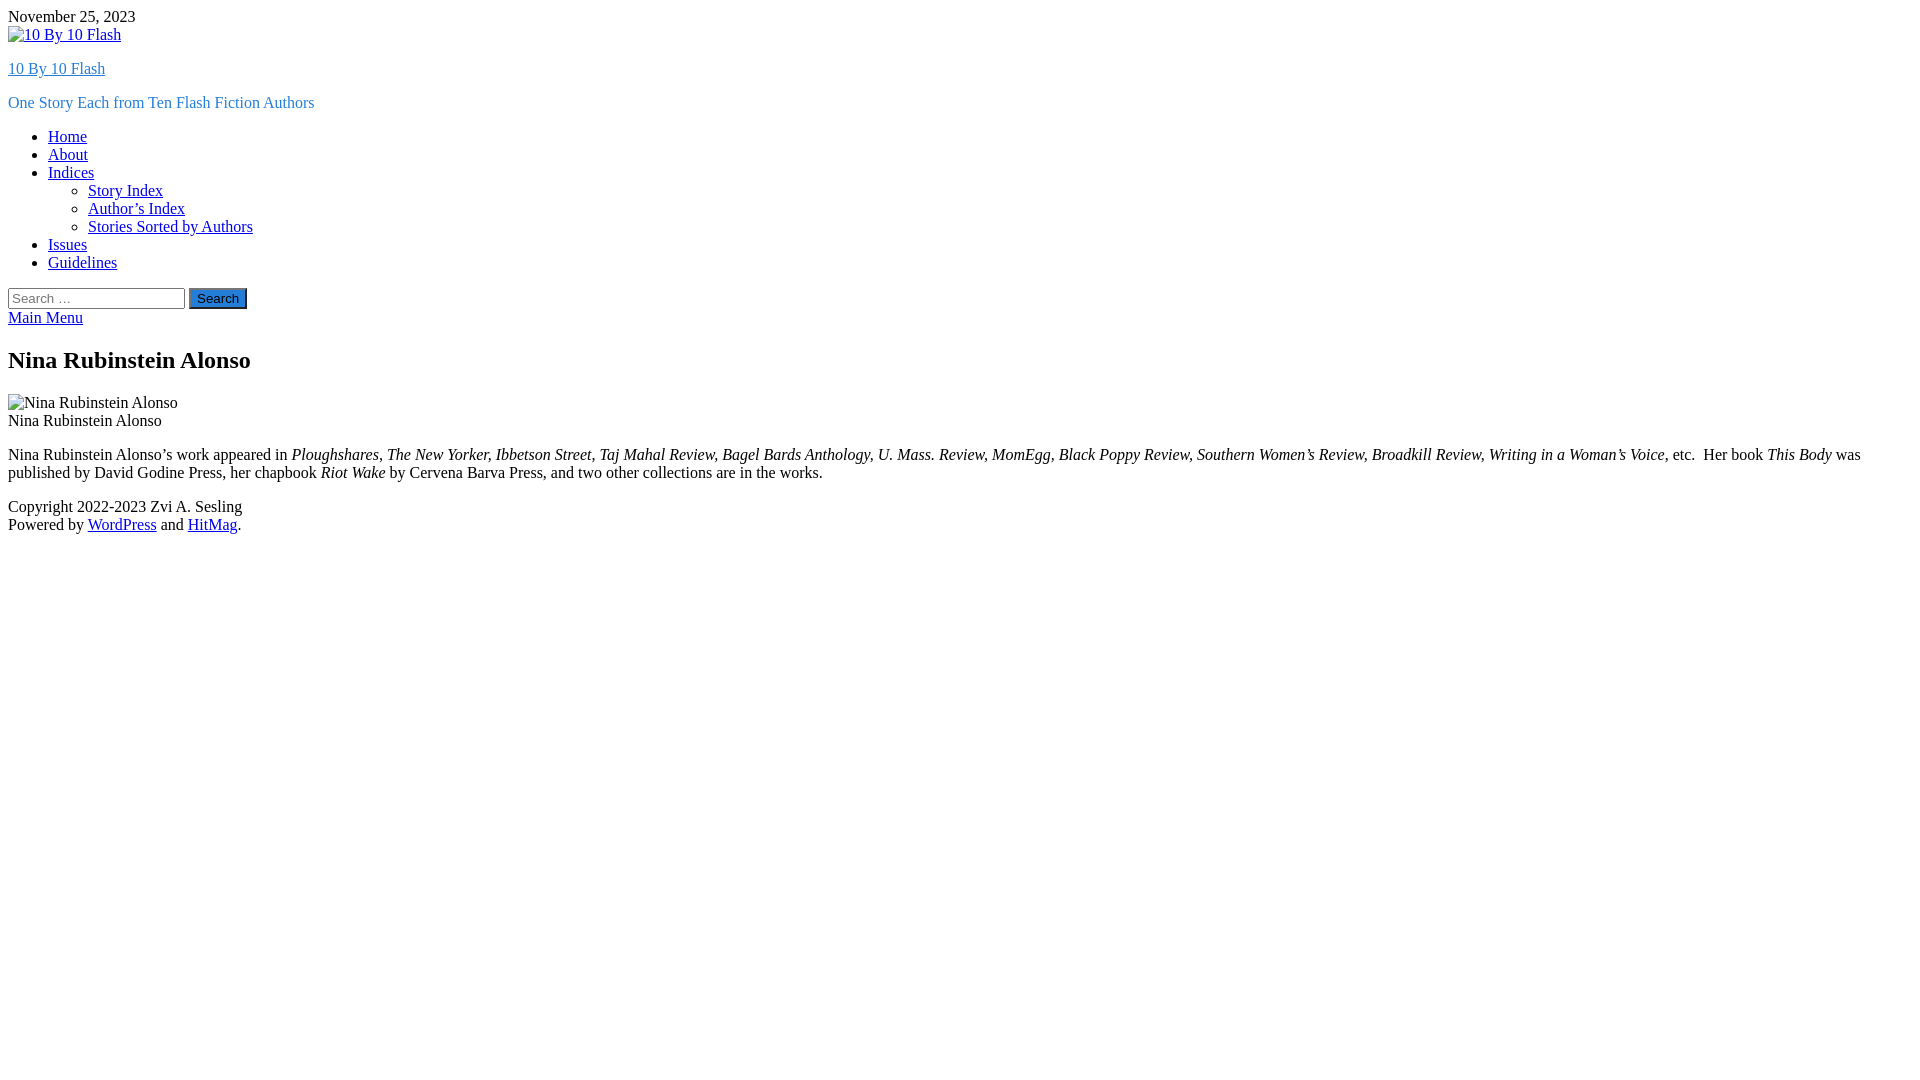  What do you see at coordinates (8, 316) in the screenshot?
I see `'Main Menu'` at bounding box center [8, 316].